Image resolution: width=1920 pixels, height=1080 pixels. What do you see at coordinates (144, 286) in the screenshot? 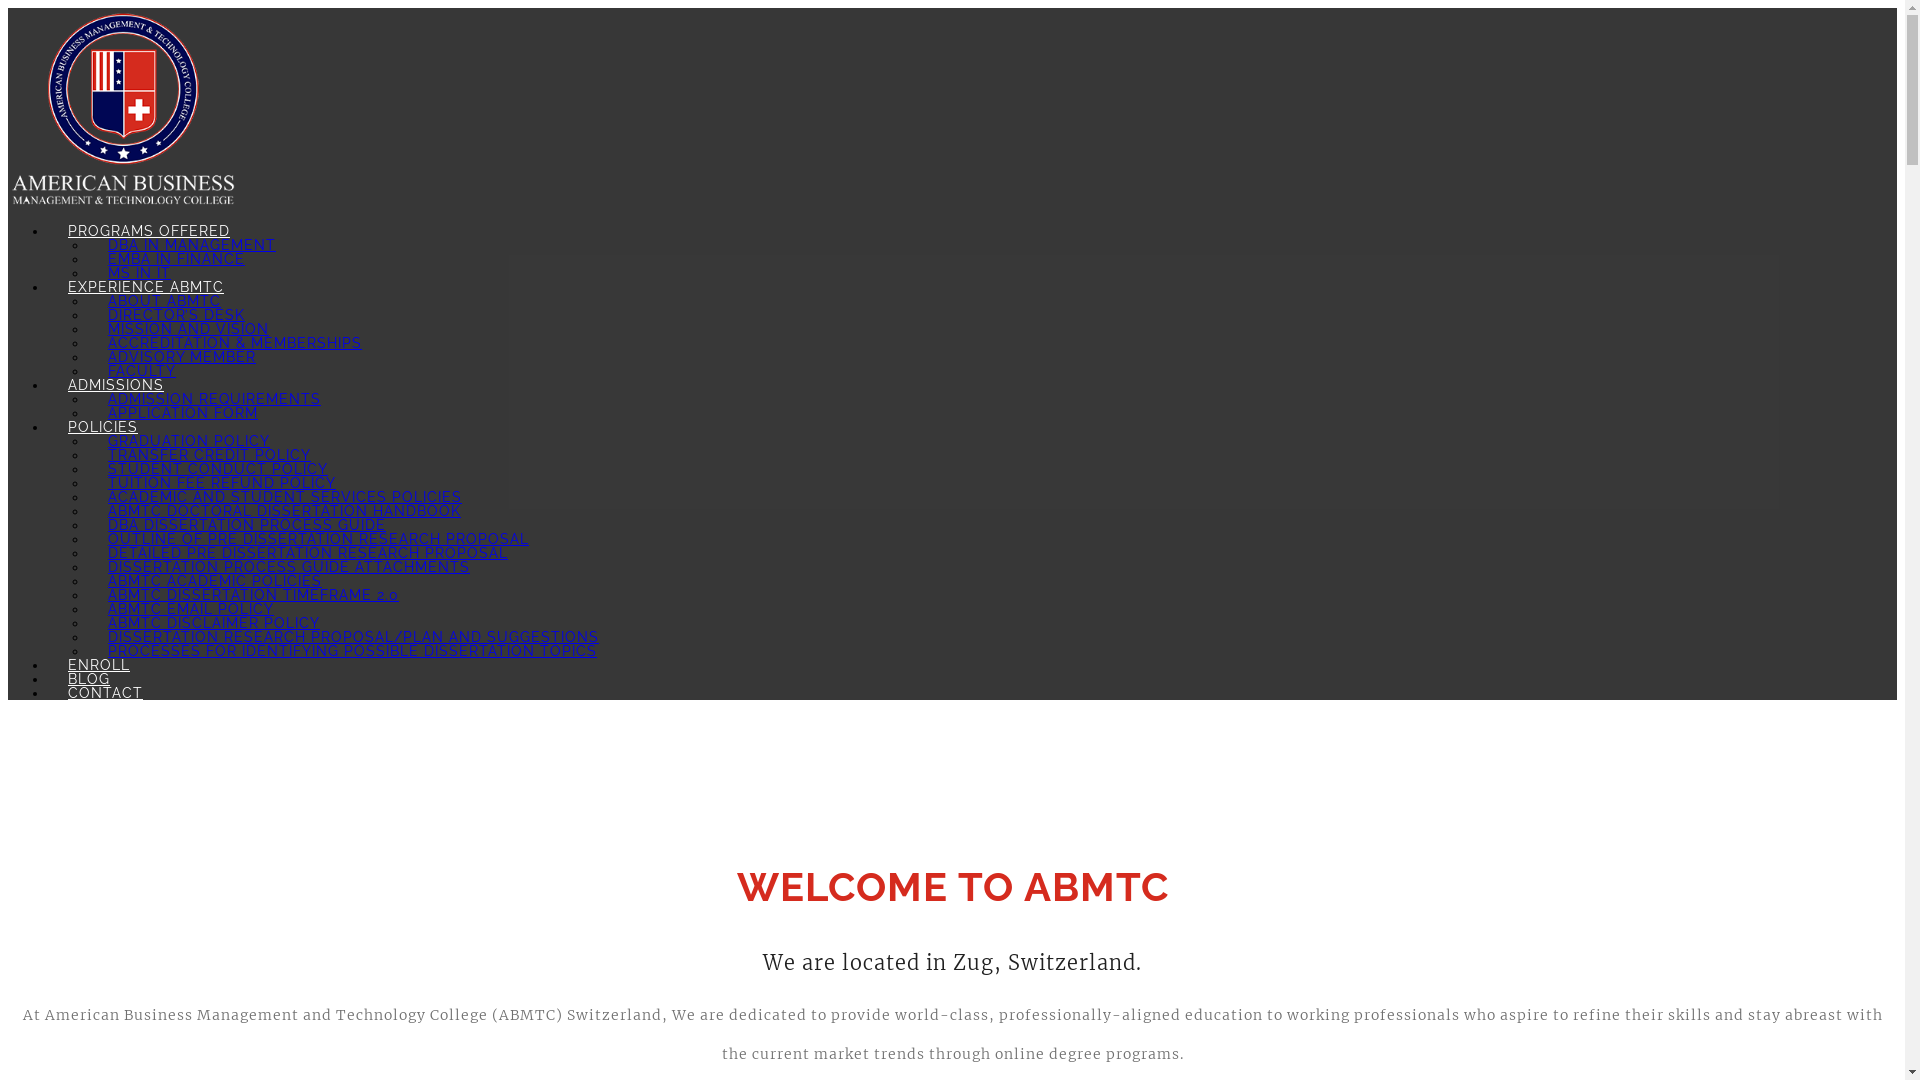
I see `'EXPERIENCE ABMTC'` at bounding box center [144, 286].